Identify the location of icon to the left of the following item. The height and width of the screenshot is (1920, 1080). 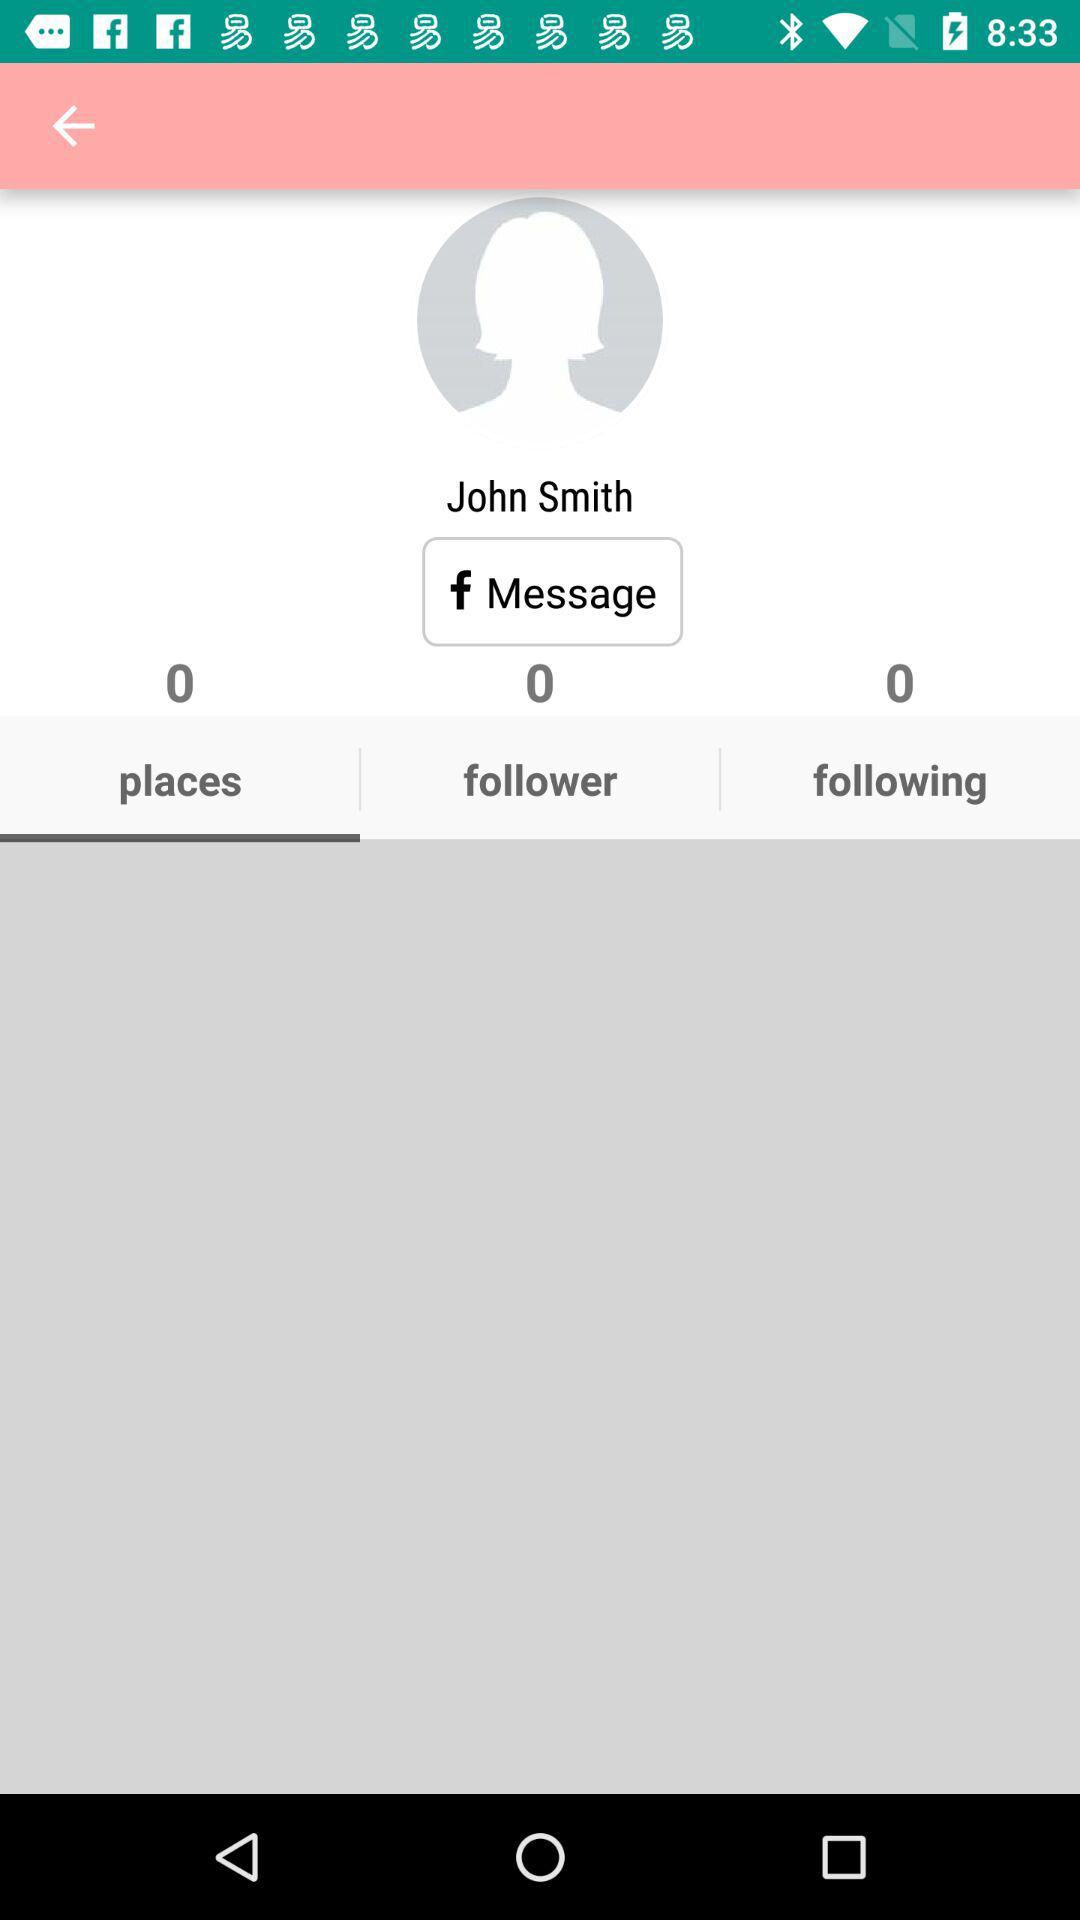
(540, 778).